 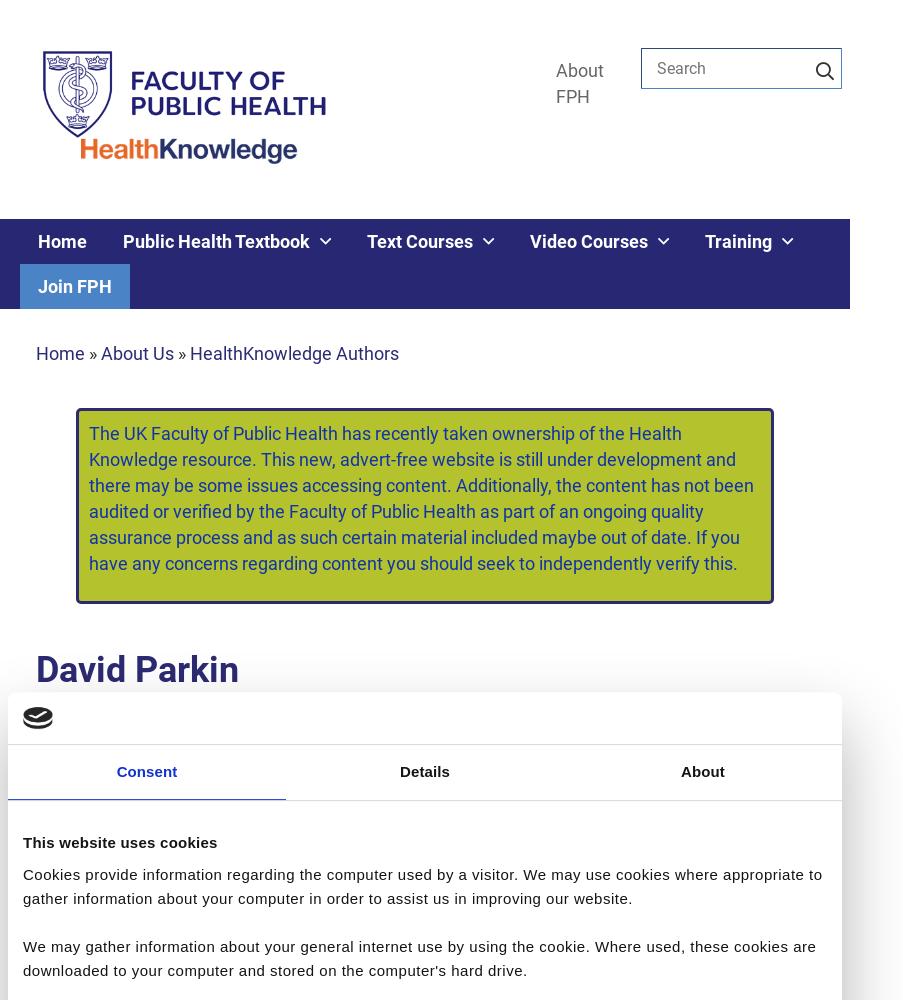 What do you see at coordinates (423, 771) in the screenshot?
I see `'Details'` at bounding box center [423, 771].